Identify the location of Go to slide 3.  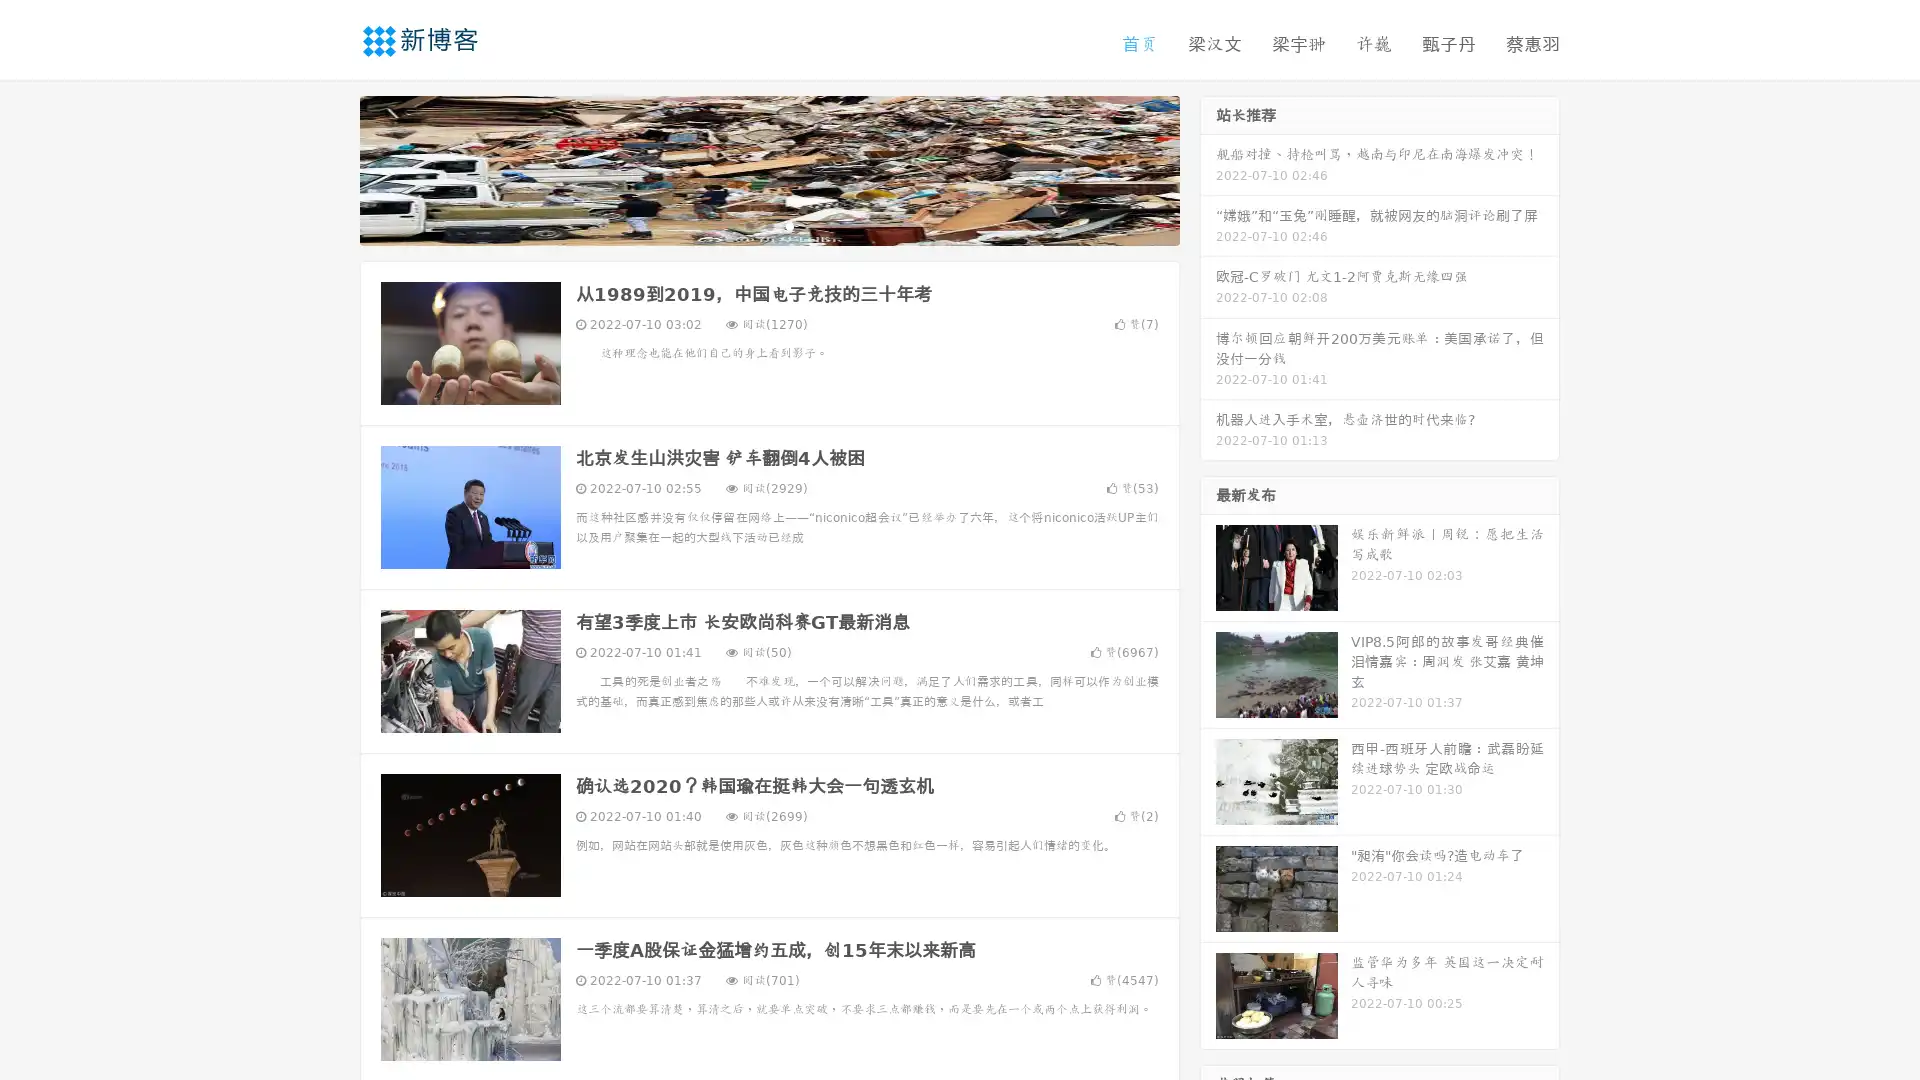
(789, 225).